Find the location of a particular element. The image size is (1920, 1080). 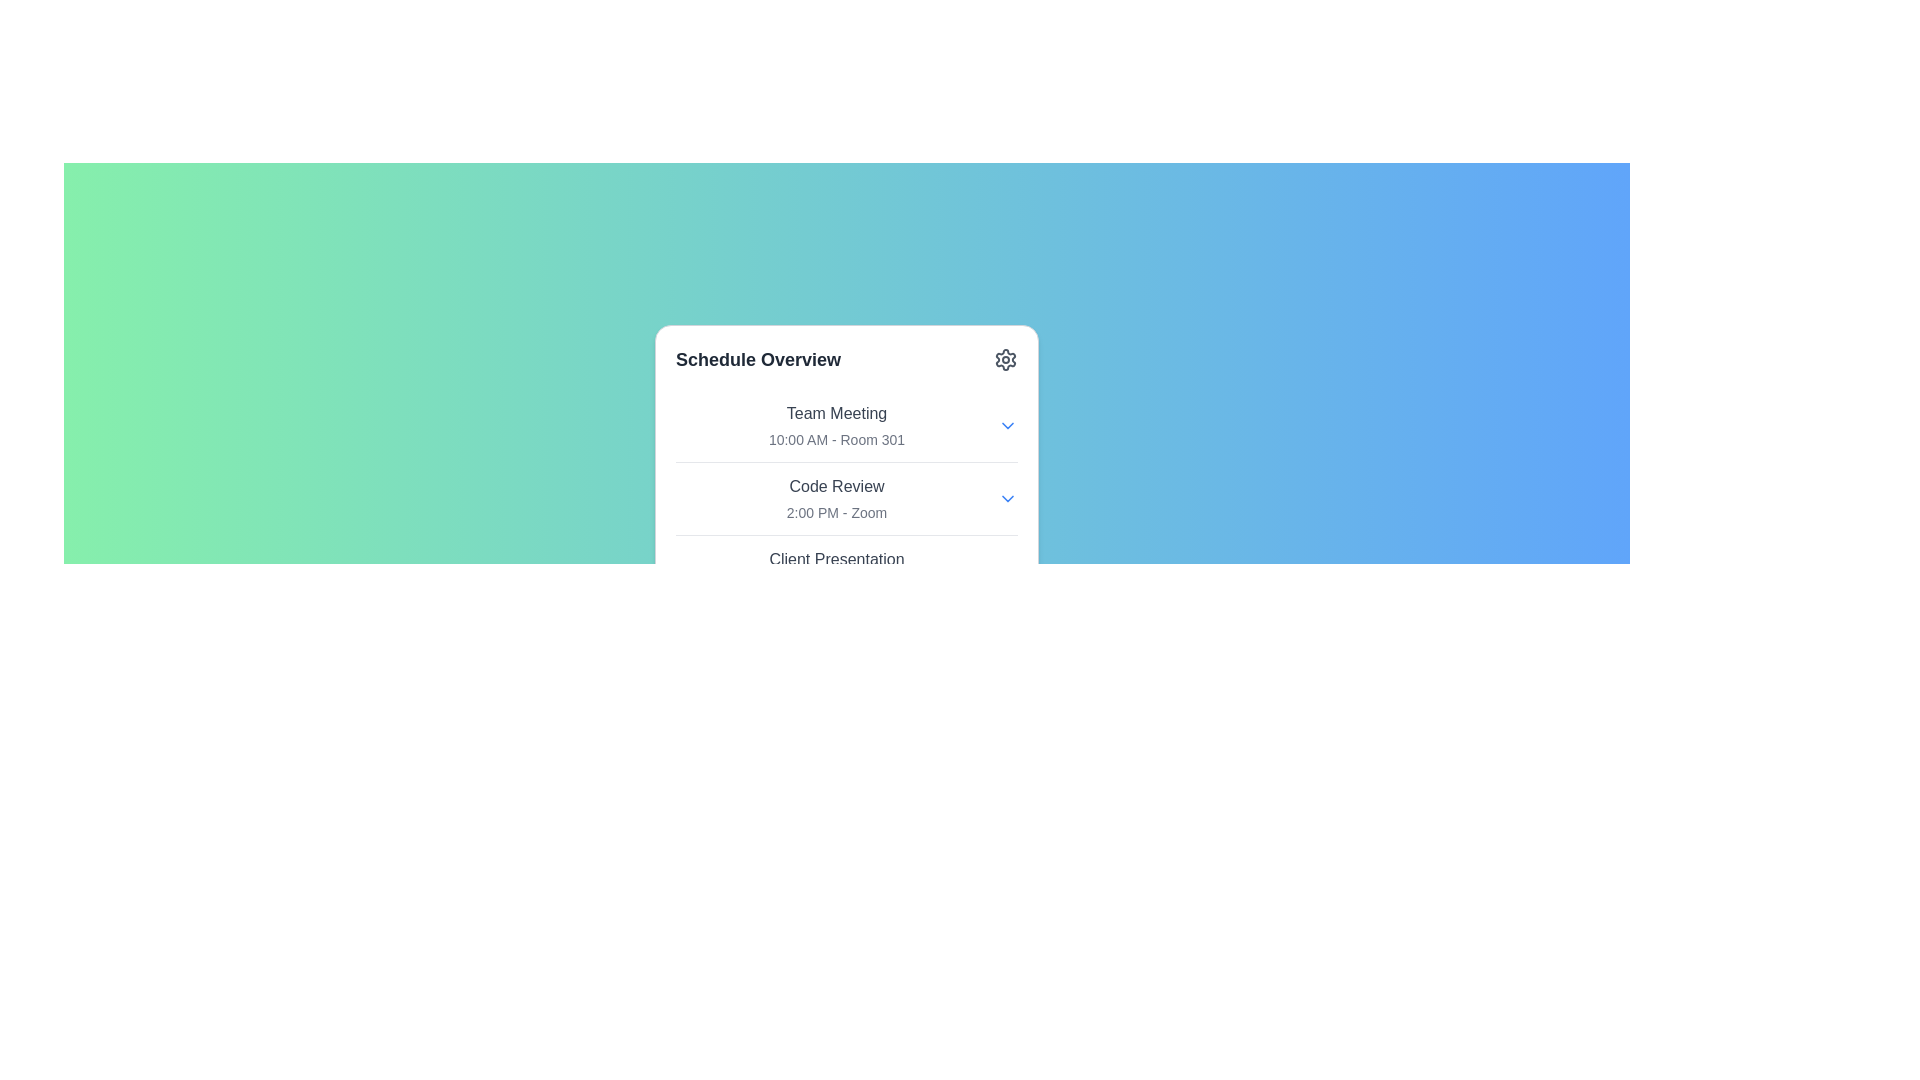

the third Text block displaying event details in the 'Schedule Overview' section, located below the 'Code Review' and 'Team Meeting' entries is located at coordinates (846, 570).